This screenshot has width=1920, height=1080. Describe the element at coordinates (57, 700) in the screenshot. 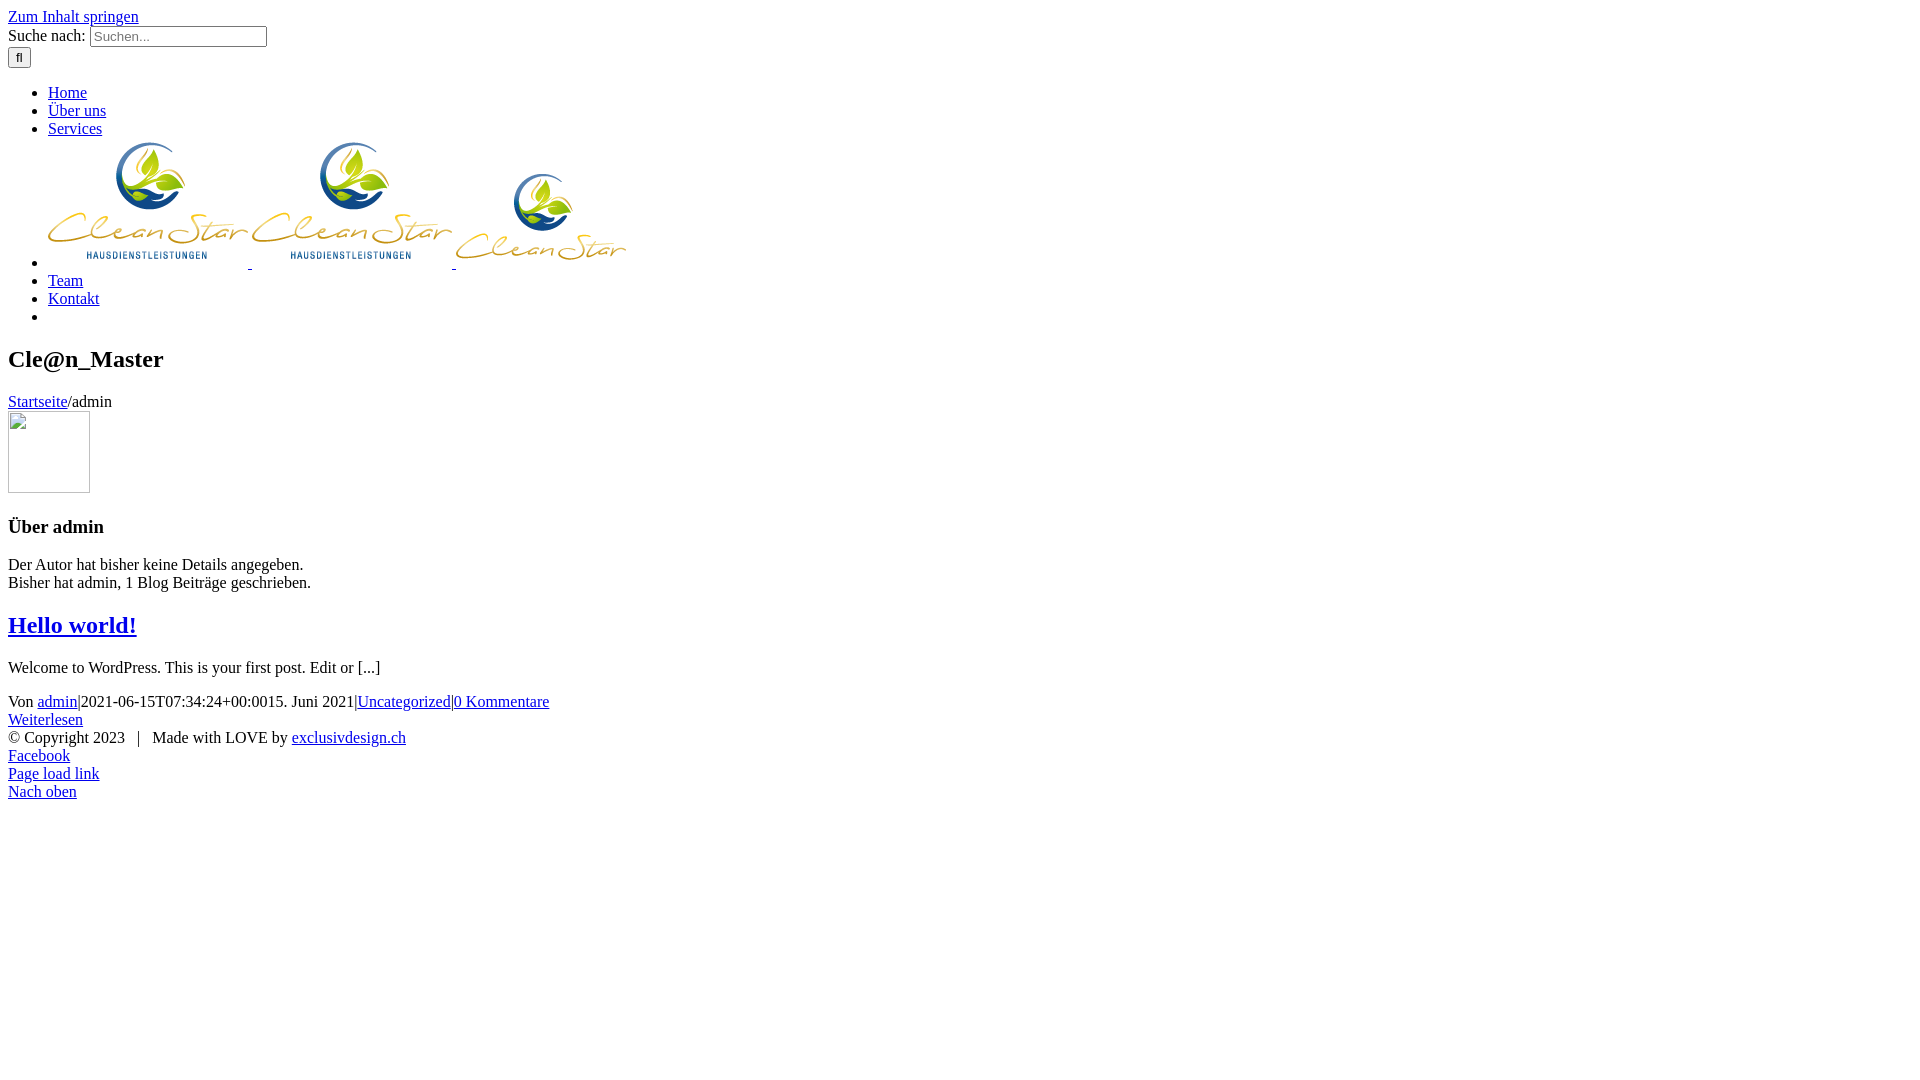

I see `'admin'` at that location.